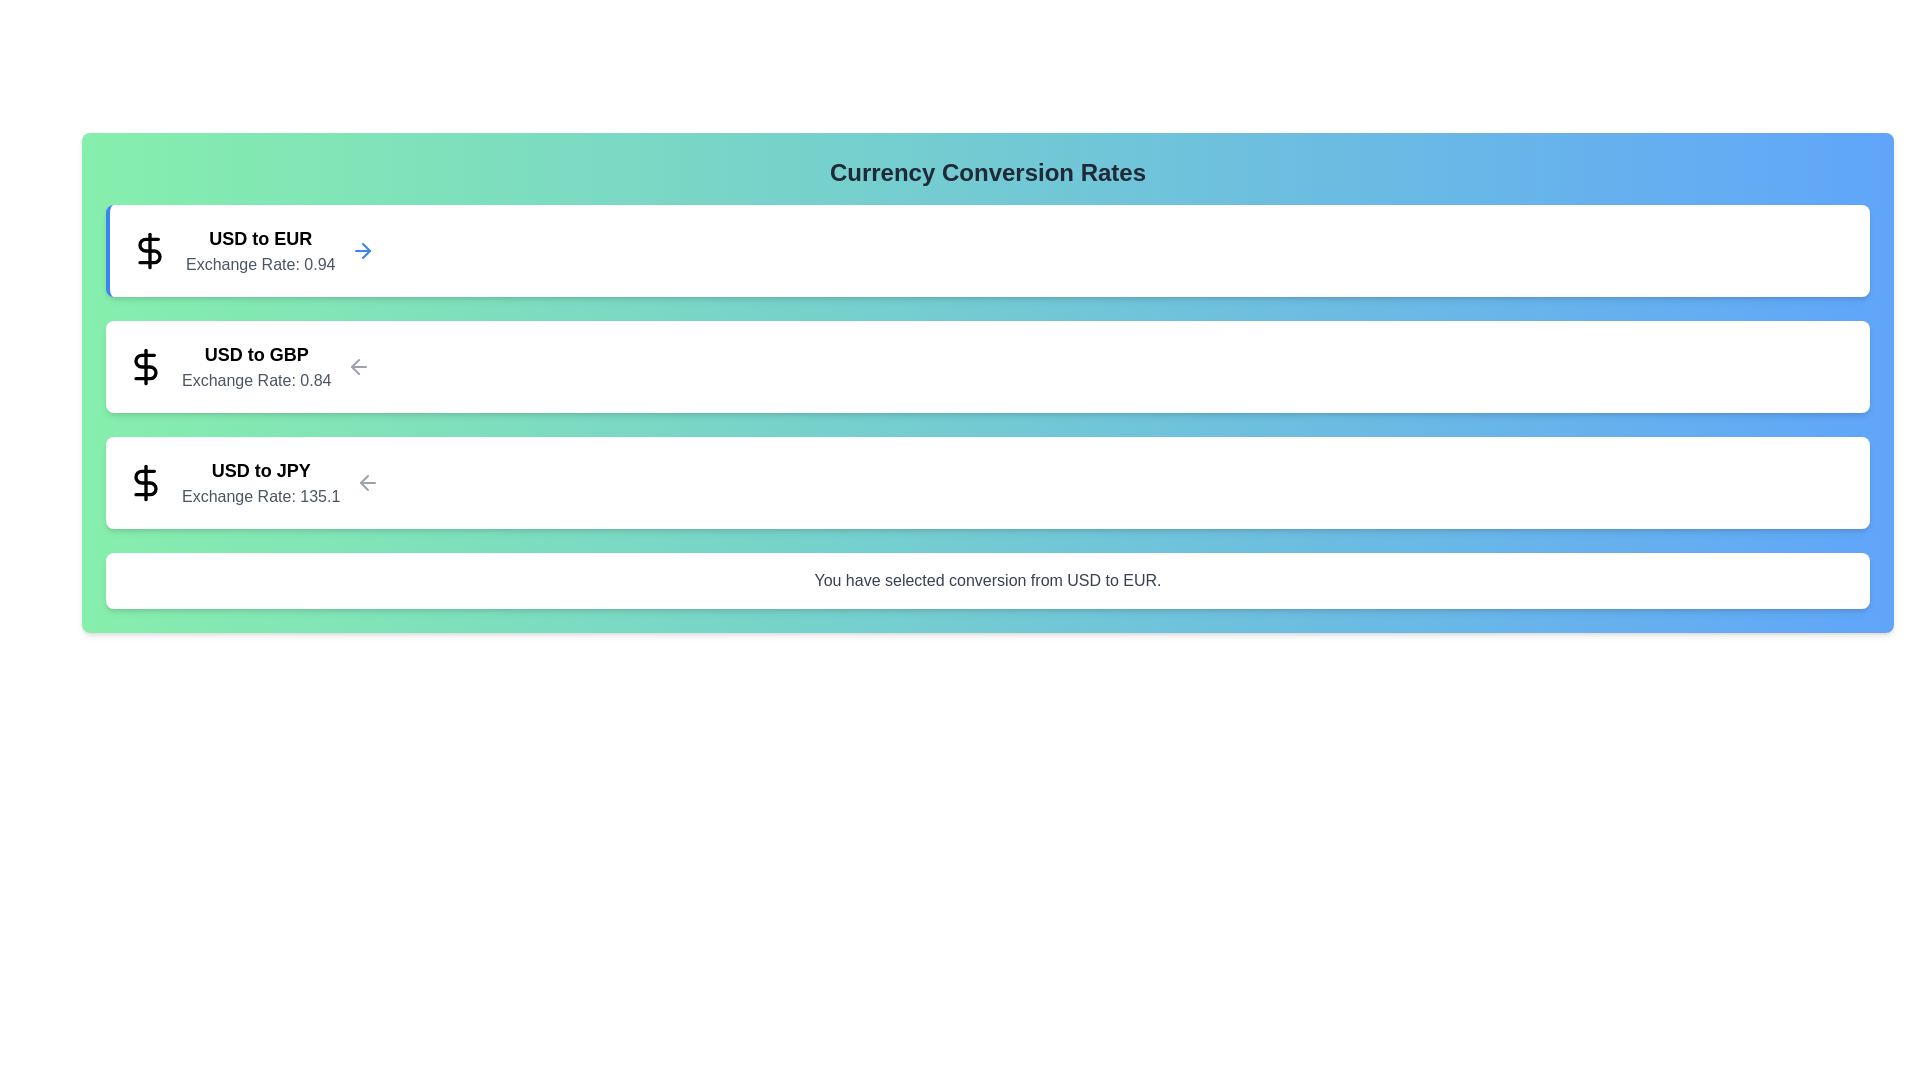 The image size is (1920, 1080). What do you see at coordinates (259, 249) in the screenshot?
I see `the Display card that shows the exchange rate from USD to EUR, which is the topmost card in a vertically stacked list of currency conversion options` at bounding box center [259, 249].